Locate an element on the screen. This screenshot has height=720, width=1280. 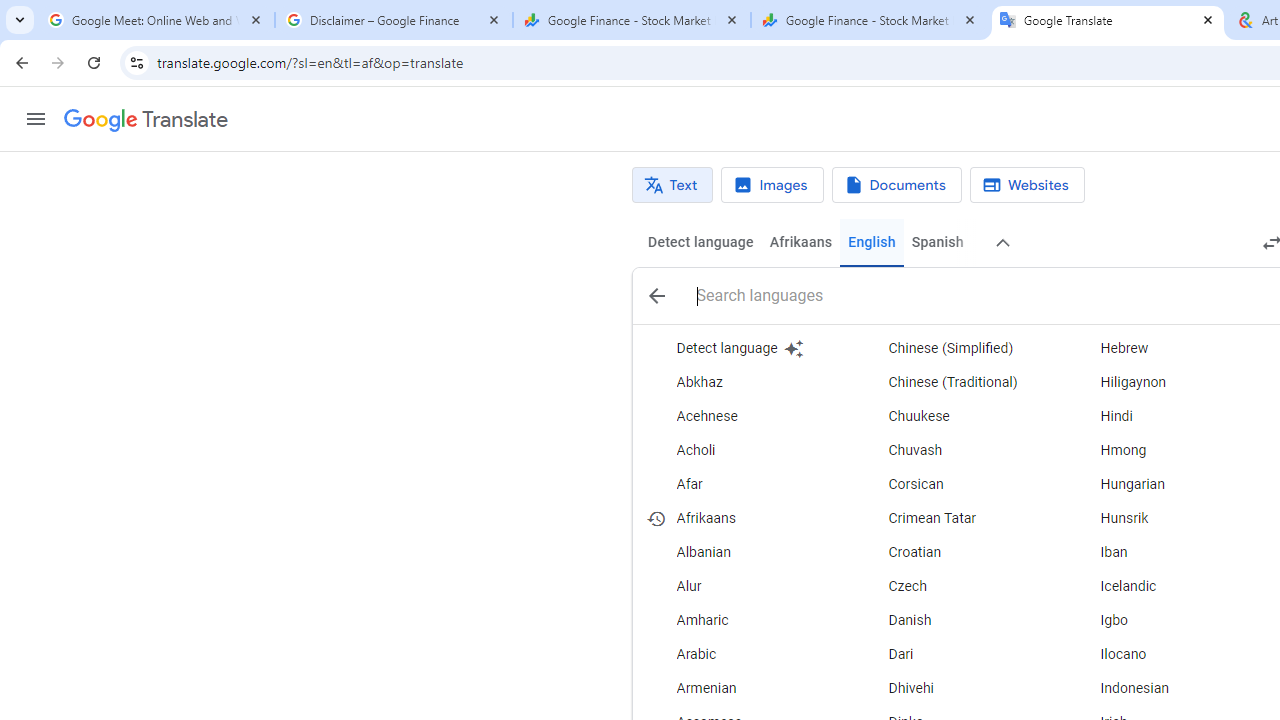
'Armenian' is located at coordinates (744, 688).